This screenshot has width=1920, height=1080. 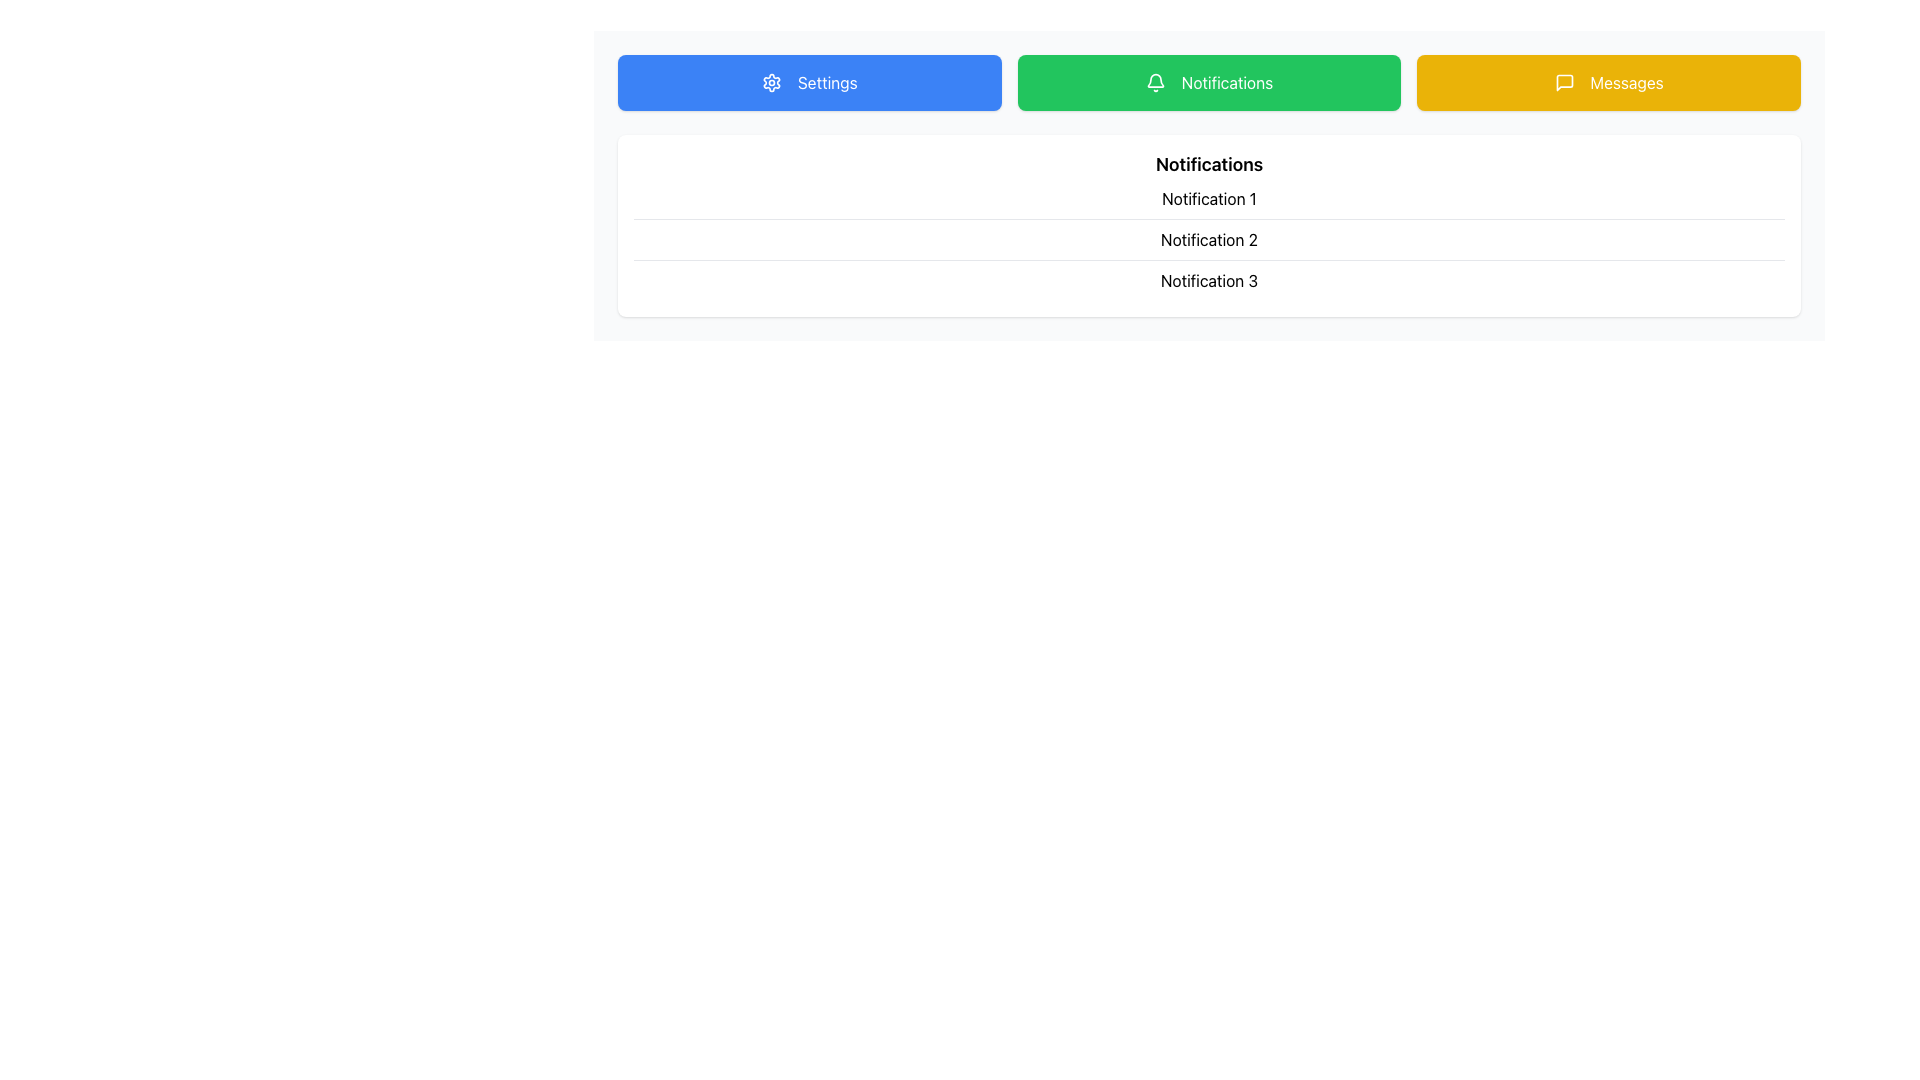 What do you see at coordinates (1208, 239) in the screenshot?
I see `the Text Label displaying 'Notification 2', which is the second item in a list of notifications under the 'Notifications' header` at bounding box center [1208, 239].